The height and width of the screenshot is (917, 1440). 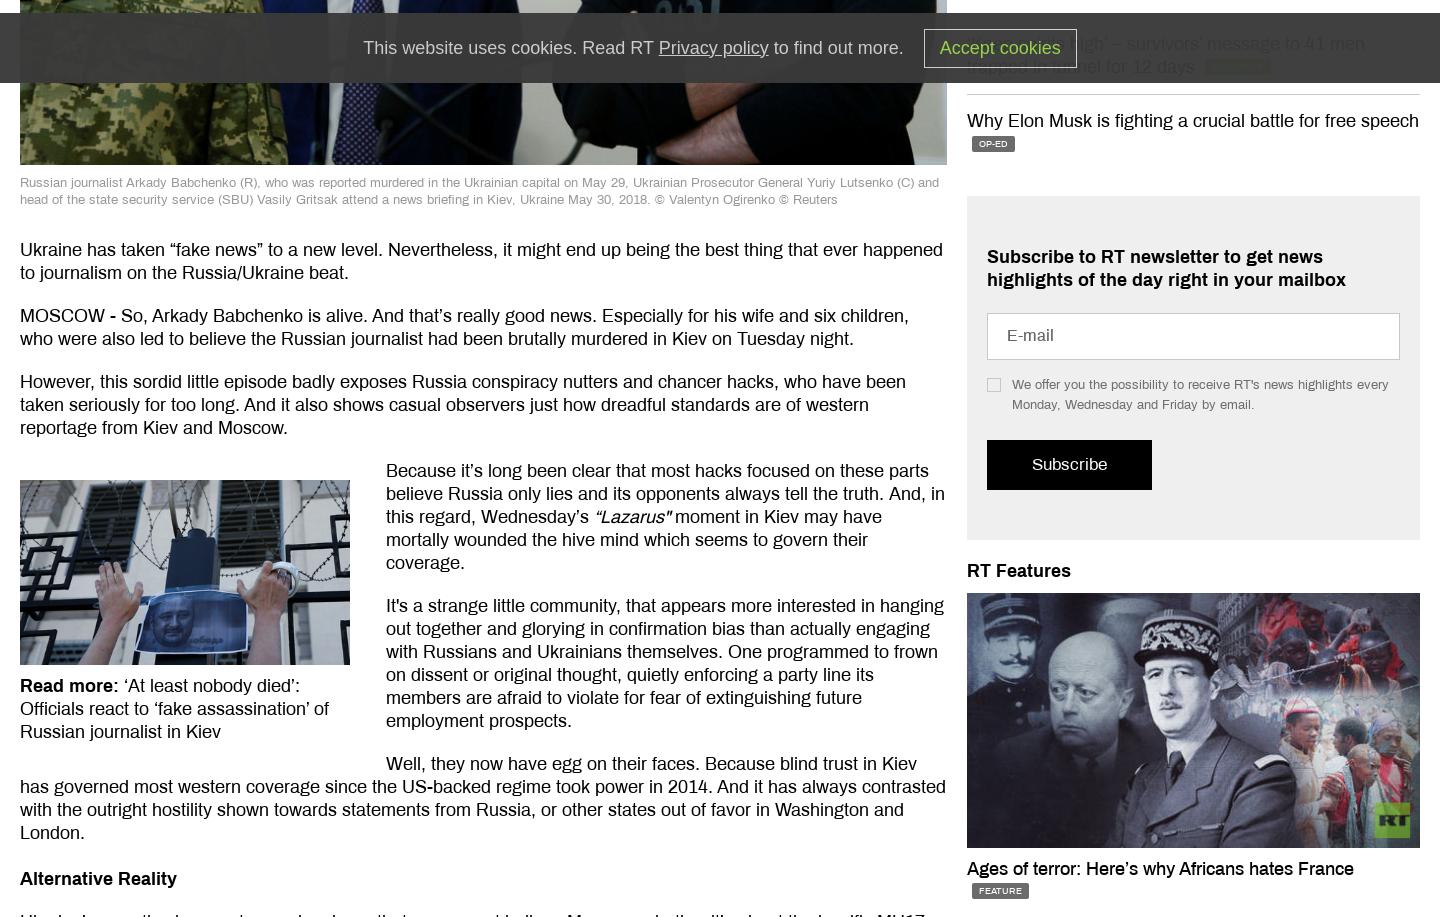 I want to click on 'This website uses cookies. Read RT', so click(x=509, y=47).